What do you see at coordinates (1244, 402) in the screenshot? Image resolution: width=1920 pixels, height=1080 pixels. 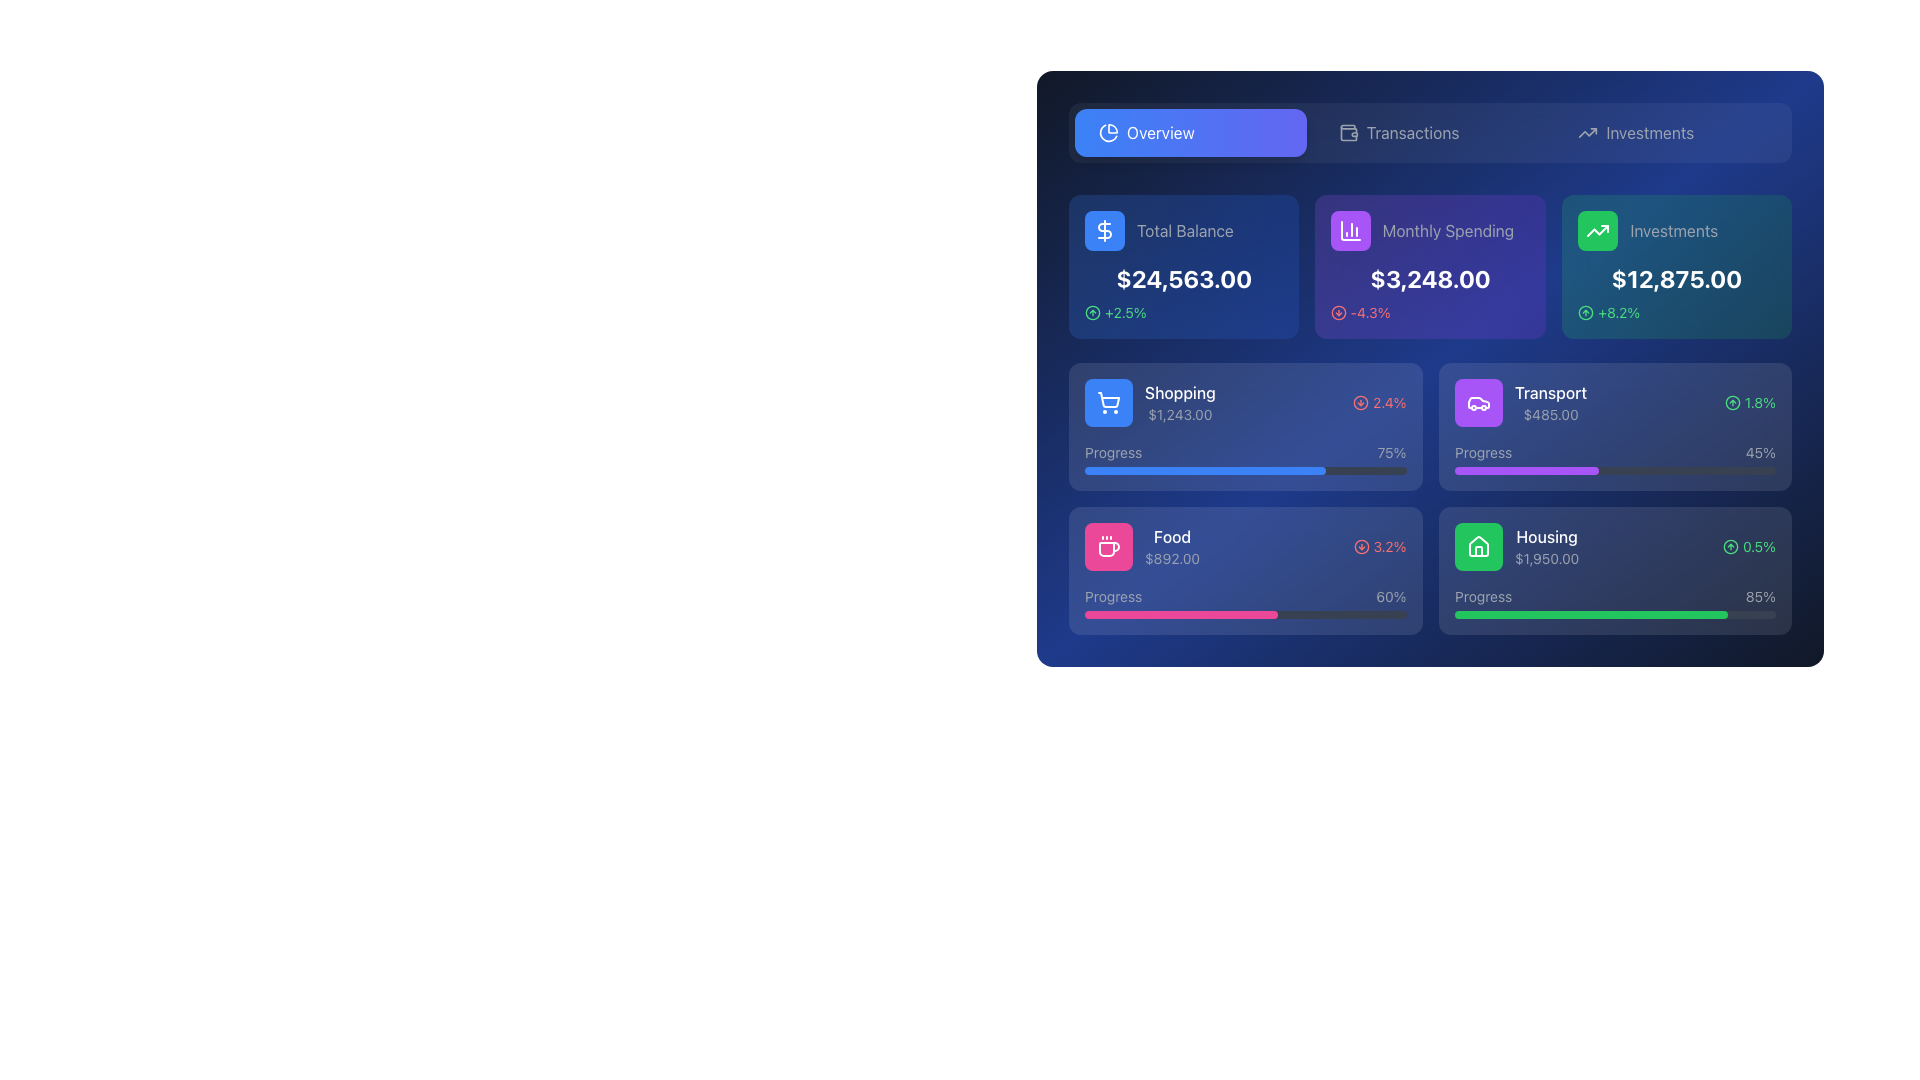 I see `displayed information on the second card in the grid that summarizes shopping expenditure, including total spent amount and percentage comparison` at bounding box center [1244, 402].